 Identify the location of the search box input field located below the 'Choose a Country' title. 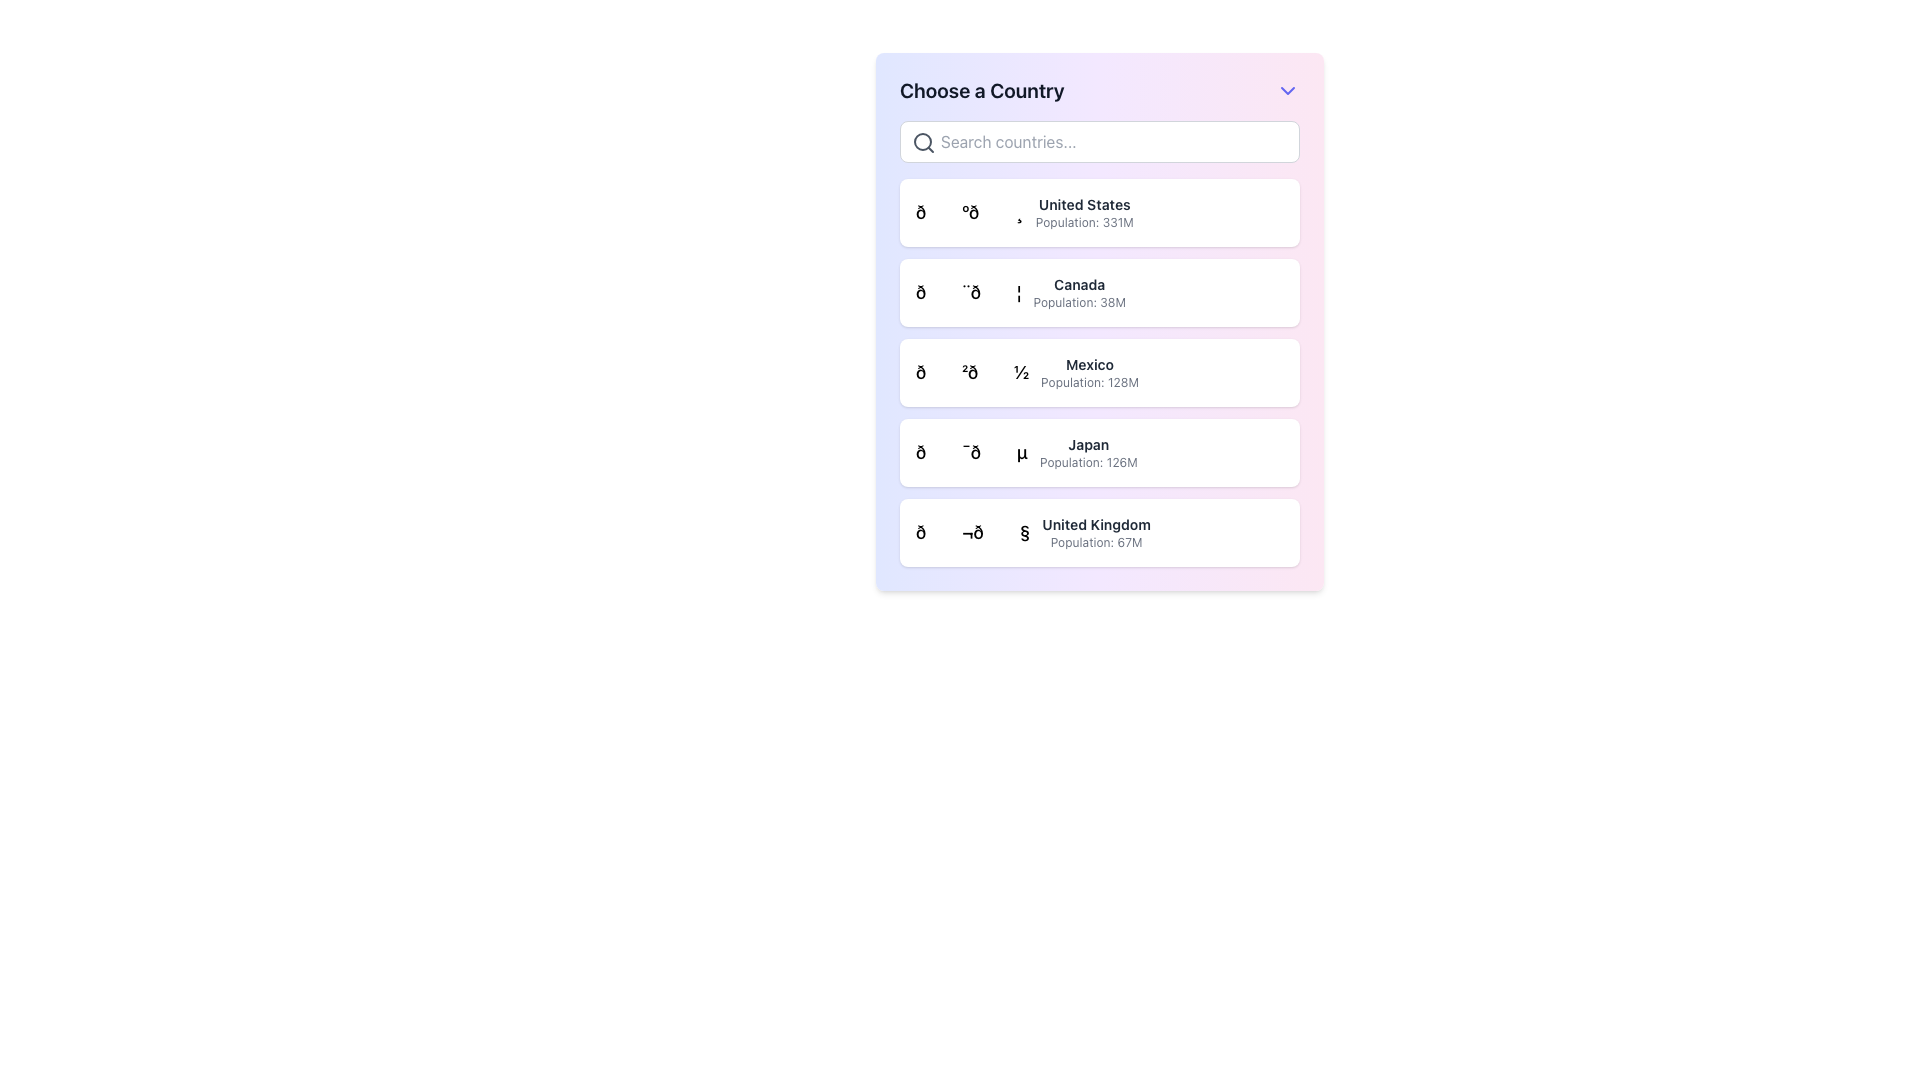
(1098, 141).